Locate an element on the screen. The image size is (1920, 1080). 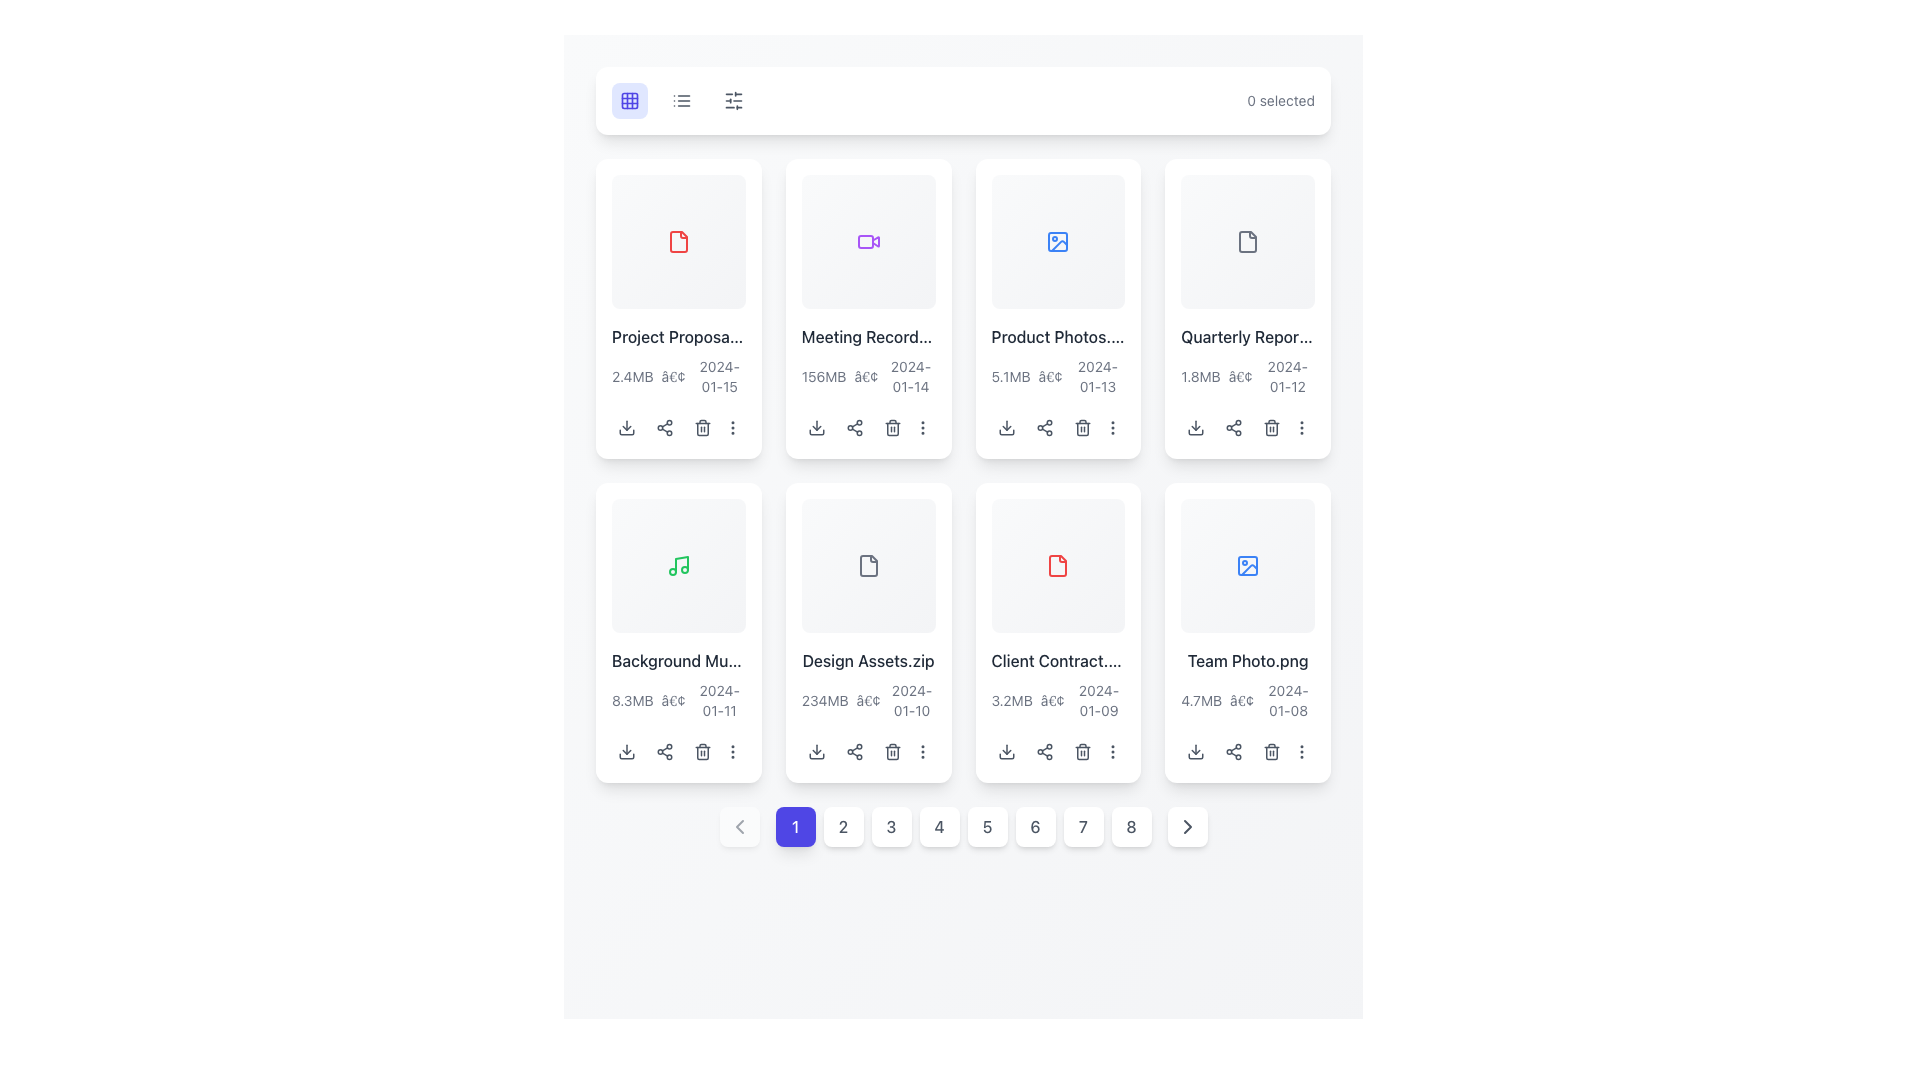
the small square button with a grid icon in indigo tones located at the top-left corner of the interface is located at coordinates (628, 100).